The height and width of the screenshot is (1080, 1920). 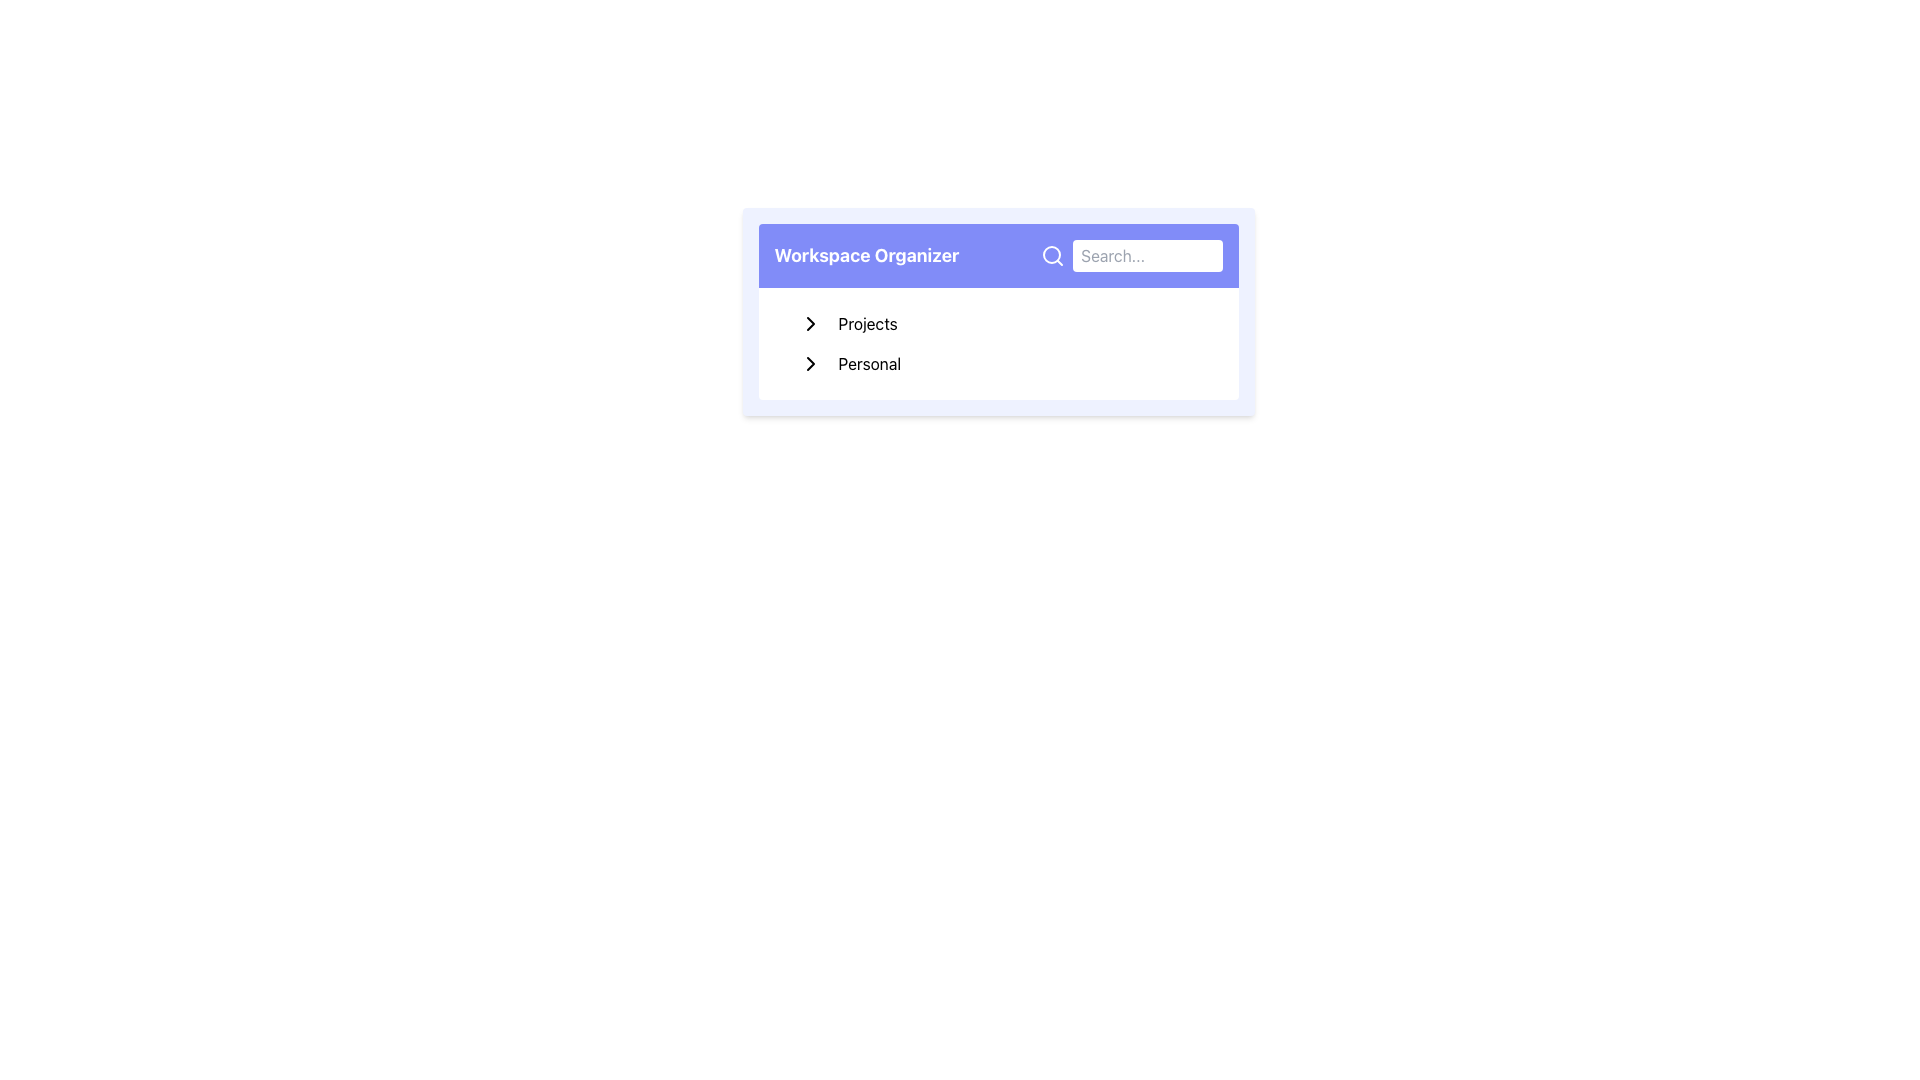 What do you see at coordinates (868, 323) in the screenshot?
I see `text label 'Projects' located under the 'Workspace Organizer' section in the menu, which is the first item and is adjacent to a collapsible arrow icon` at bounding box center [868, 323].